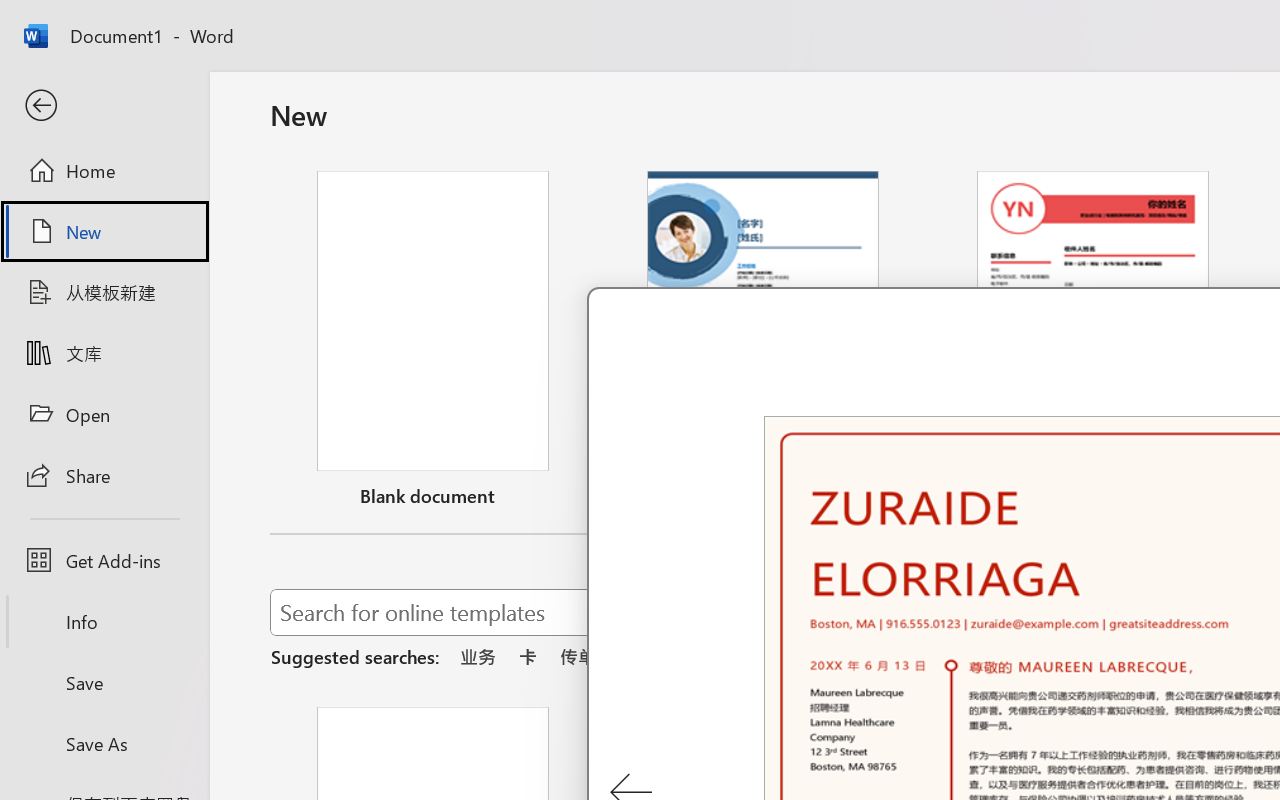 The image size is (1280, 800). I want to click on 'Info', so click(103, 621).